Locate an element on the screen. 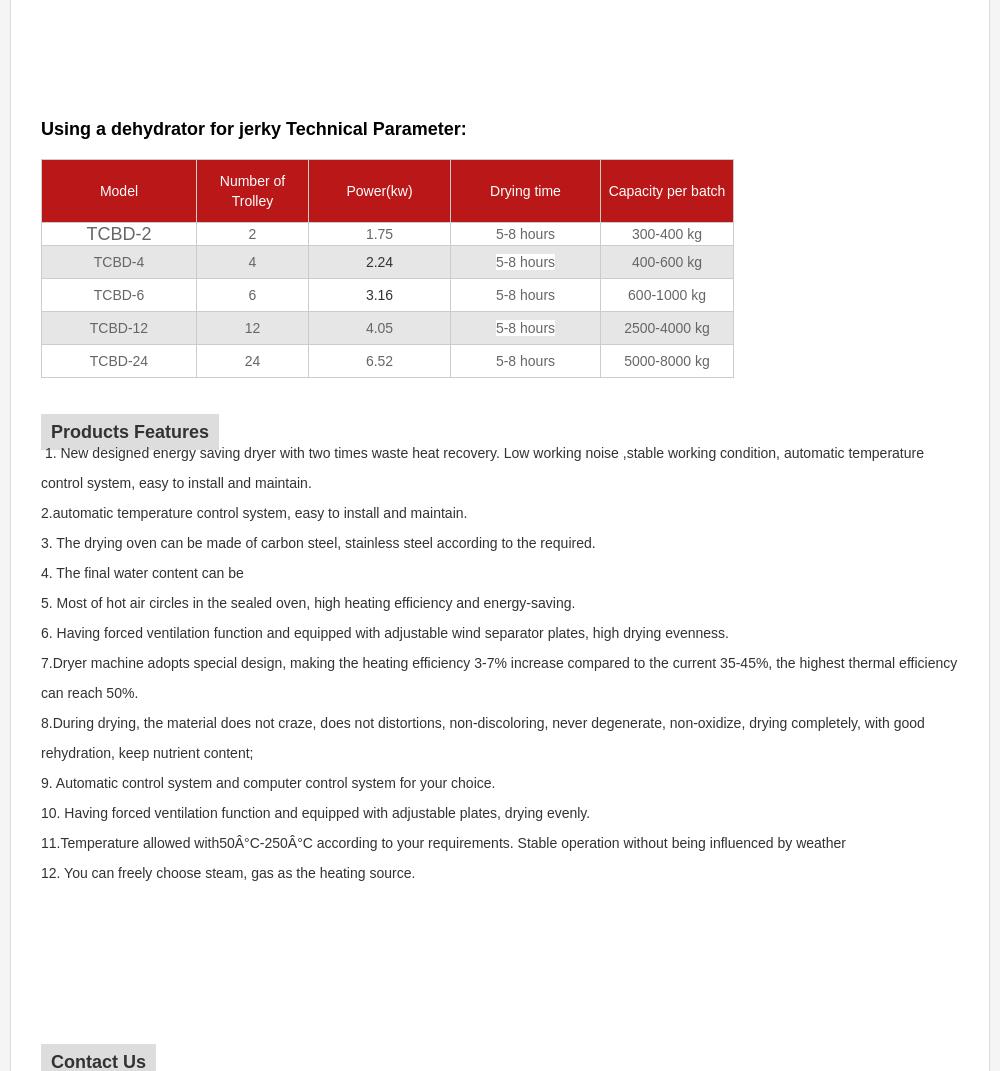 Image resolution: width=1000 pixels, height=1071 pixels. '1.75' is located at coordinates (379, 234).